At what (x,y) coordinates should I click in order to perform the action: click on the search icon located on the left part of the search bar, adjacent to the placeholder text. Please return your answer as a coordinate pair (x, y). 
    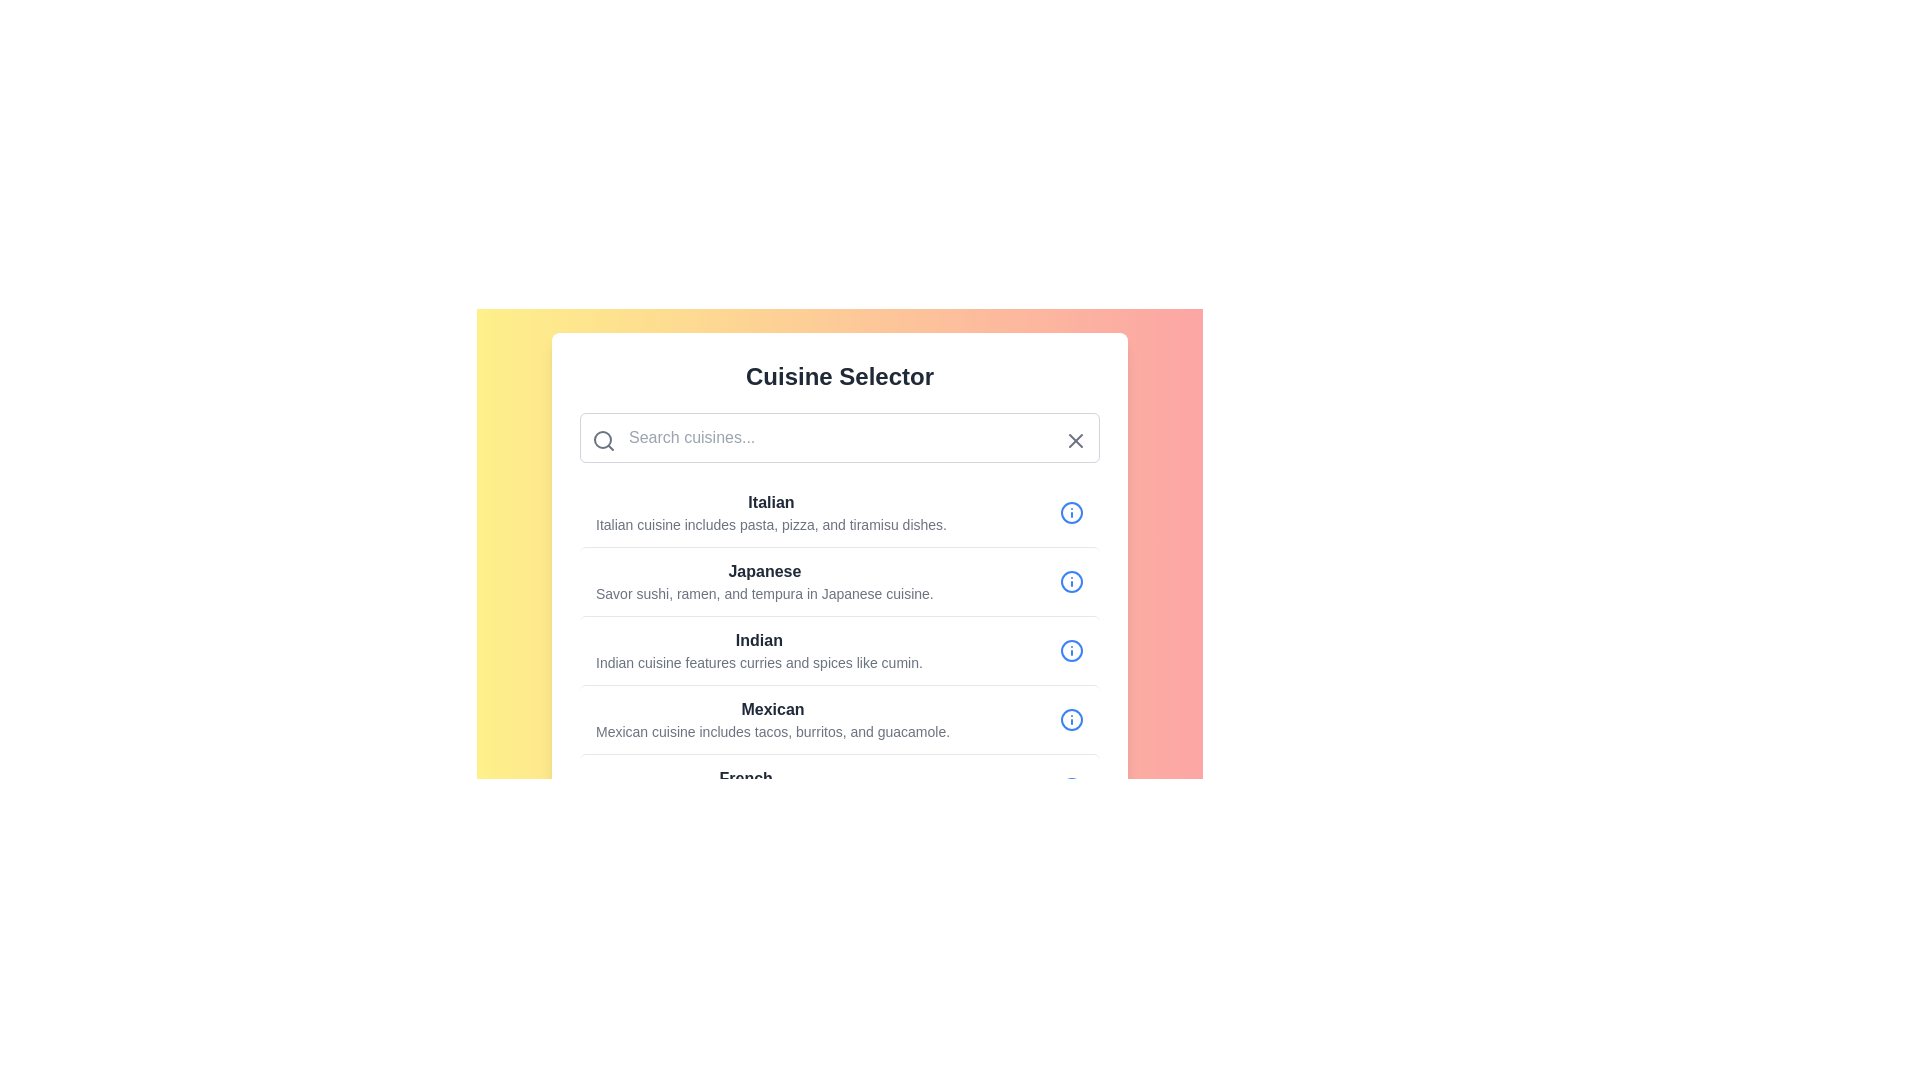
    Looking at the image, I should click on (603, 439).